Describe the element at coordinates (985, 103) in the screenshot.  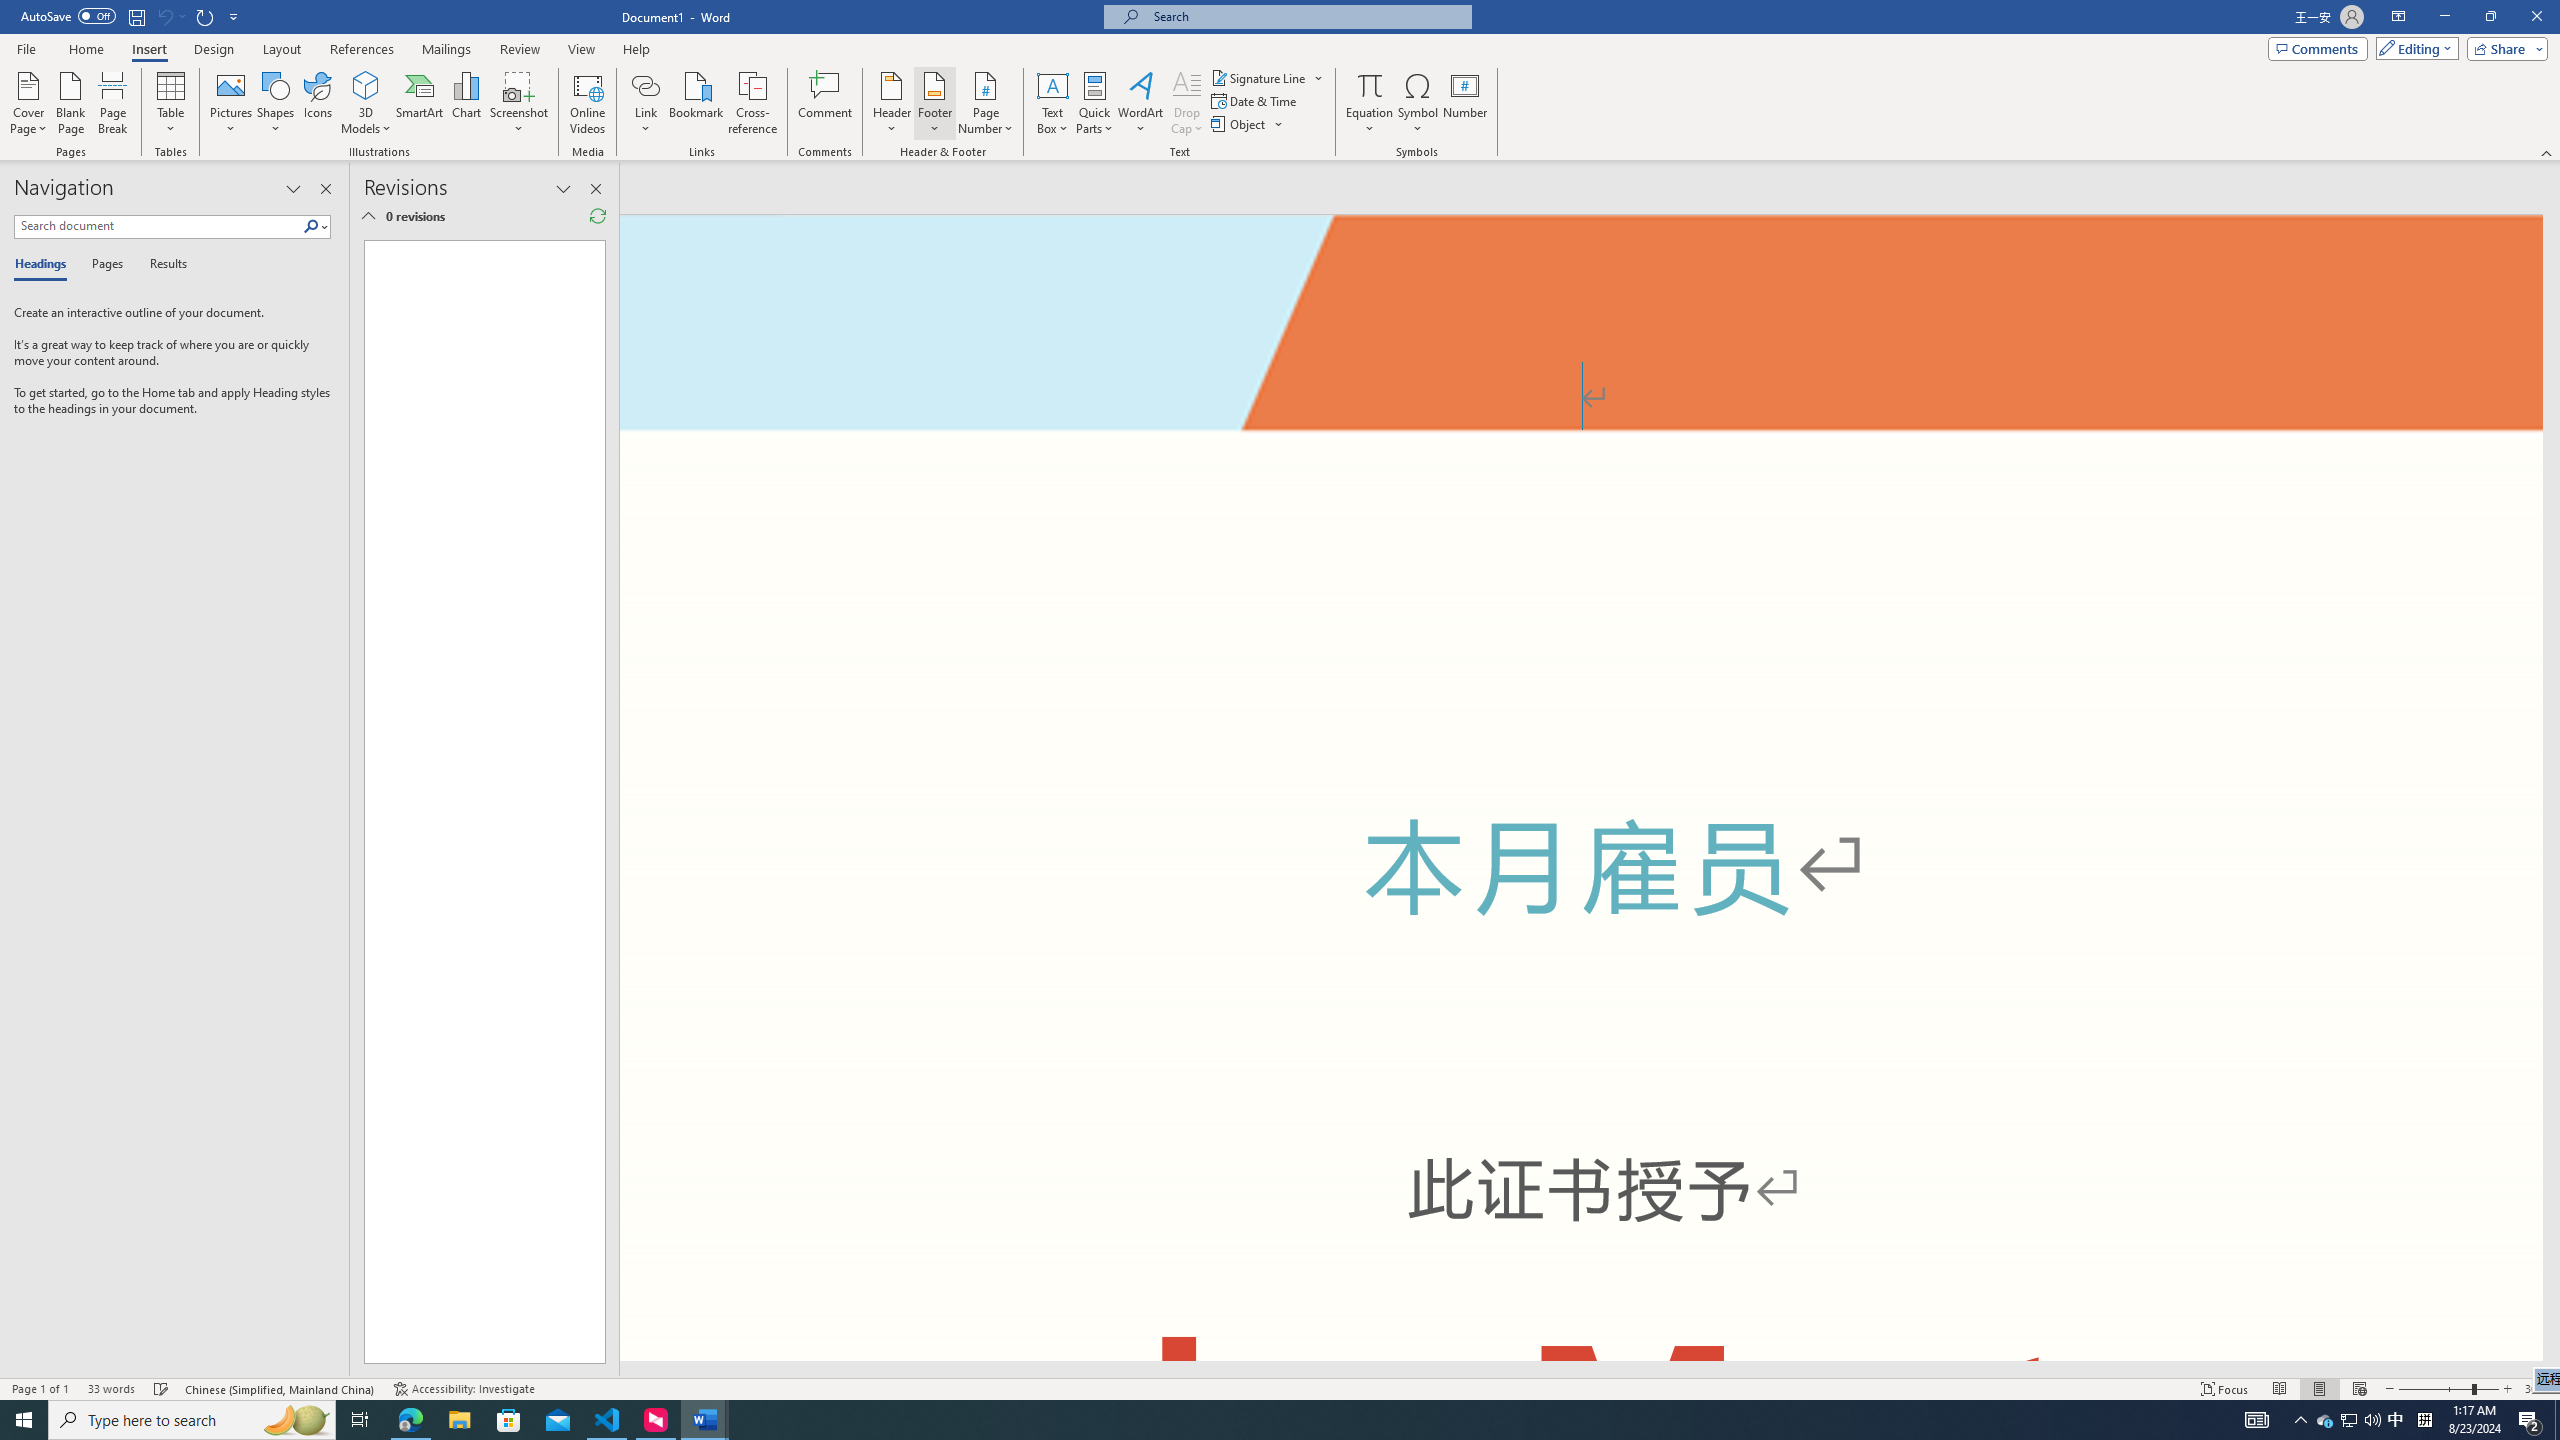
I see `'Page Number'` at that location.